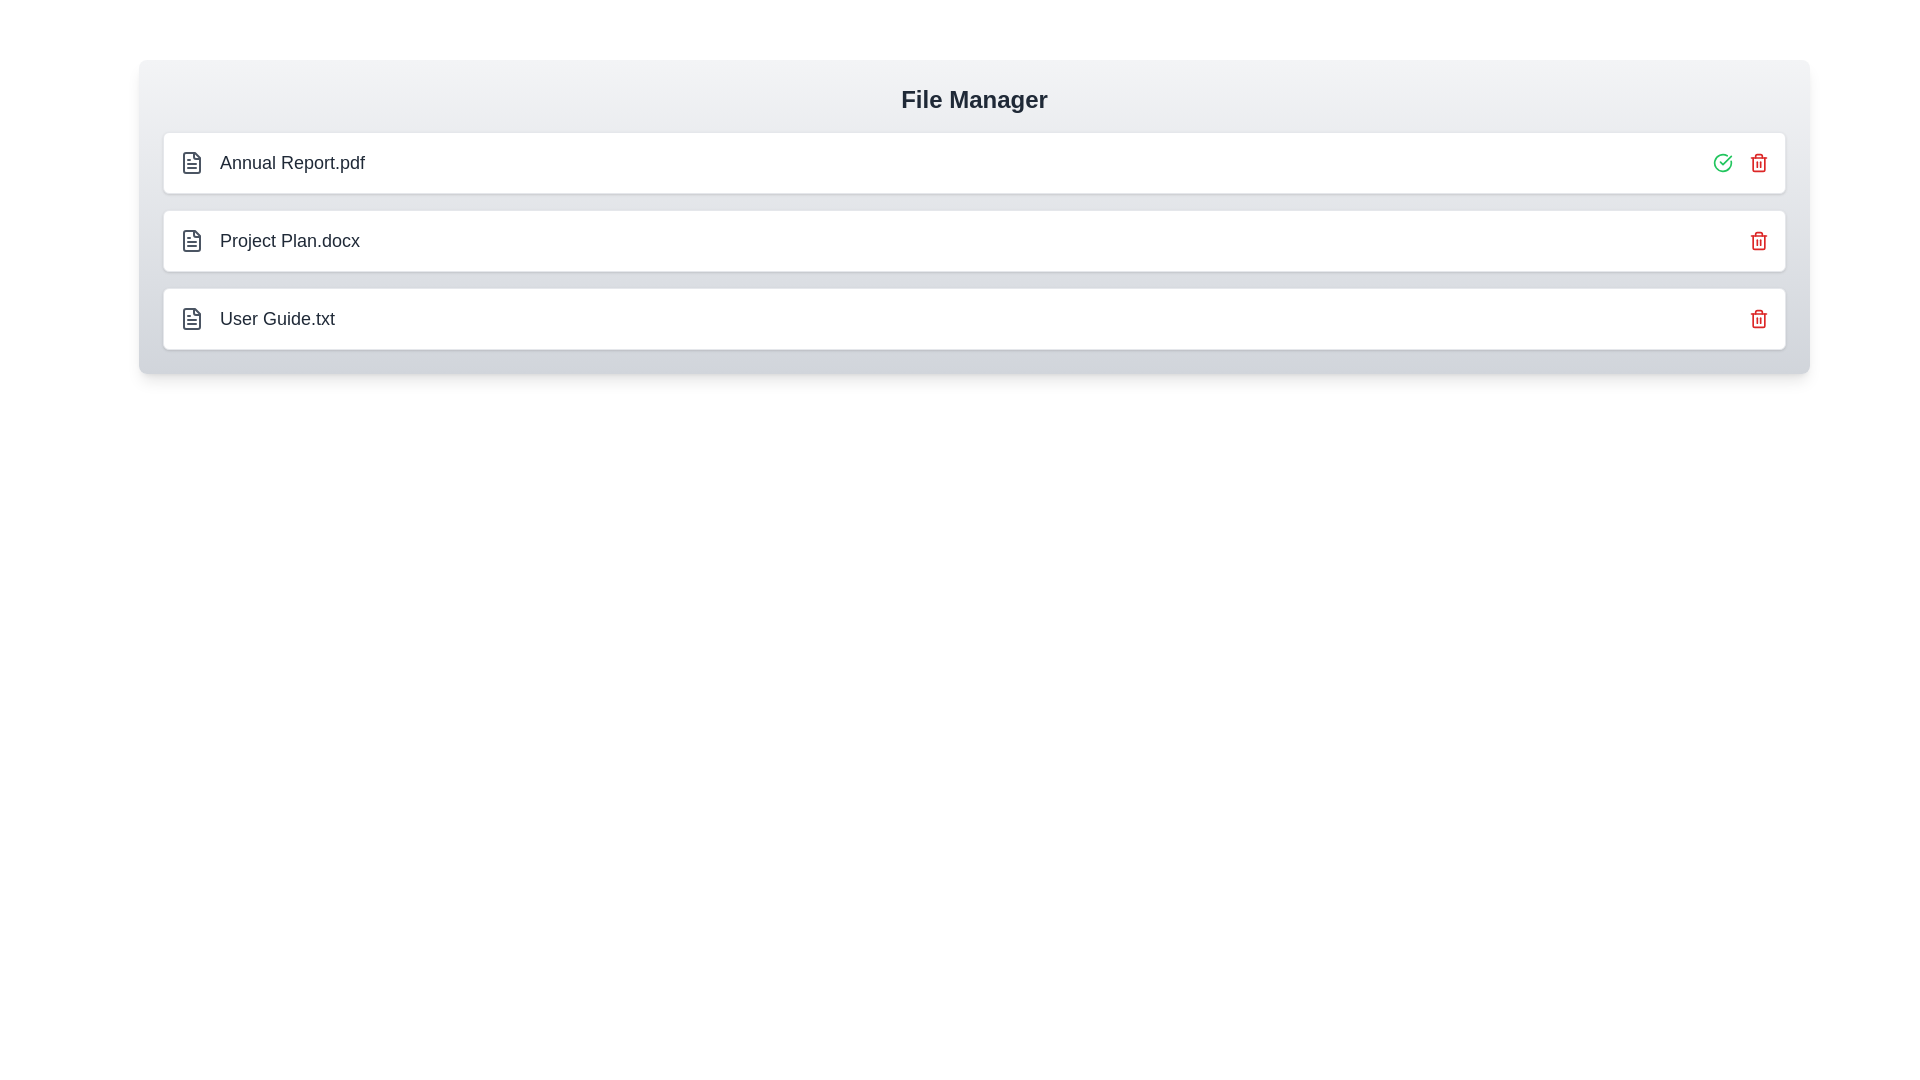 This screenshot has width=1920, height=1080. Describe the element at coordinates (268, 239) in the screenshot. I see `the File list entry displaying 'Project Plan.docx'` at that location.